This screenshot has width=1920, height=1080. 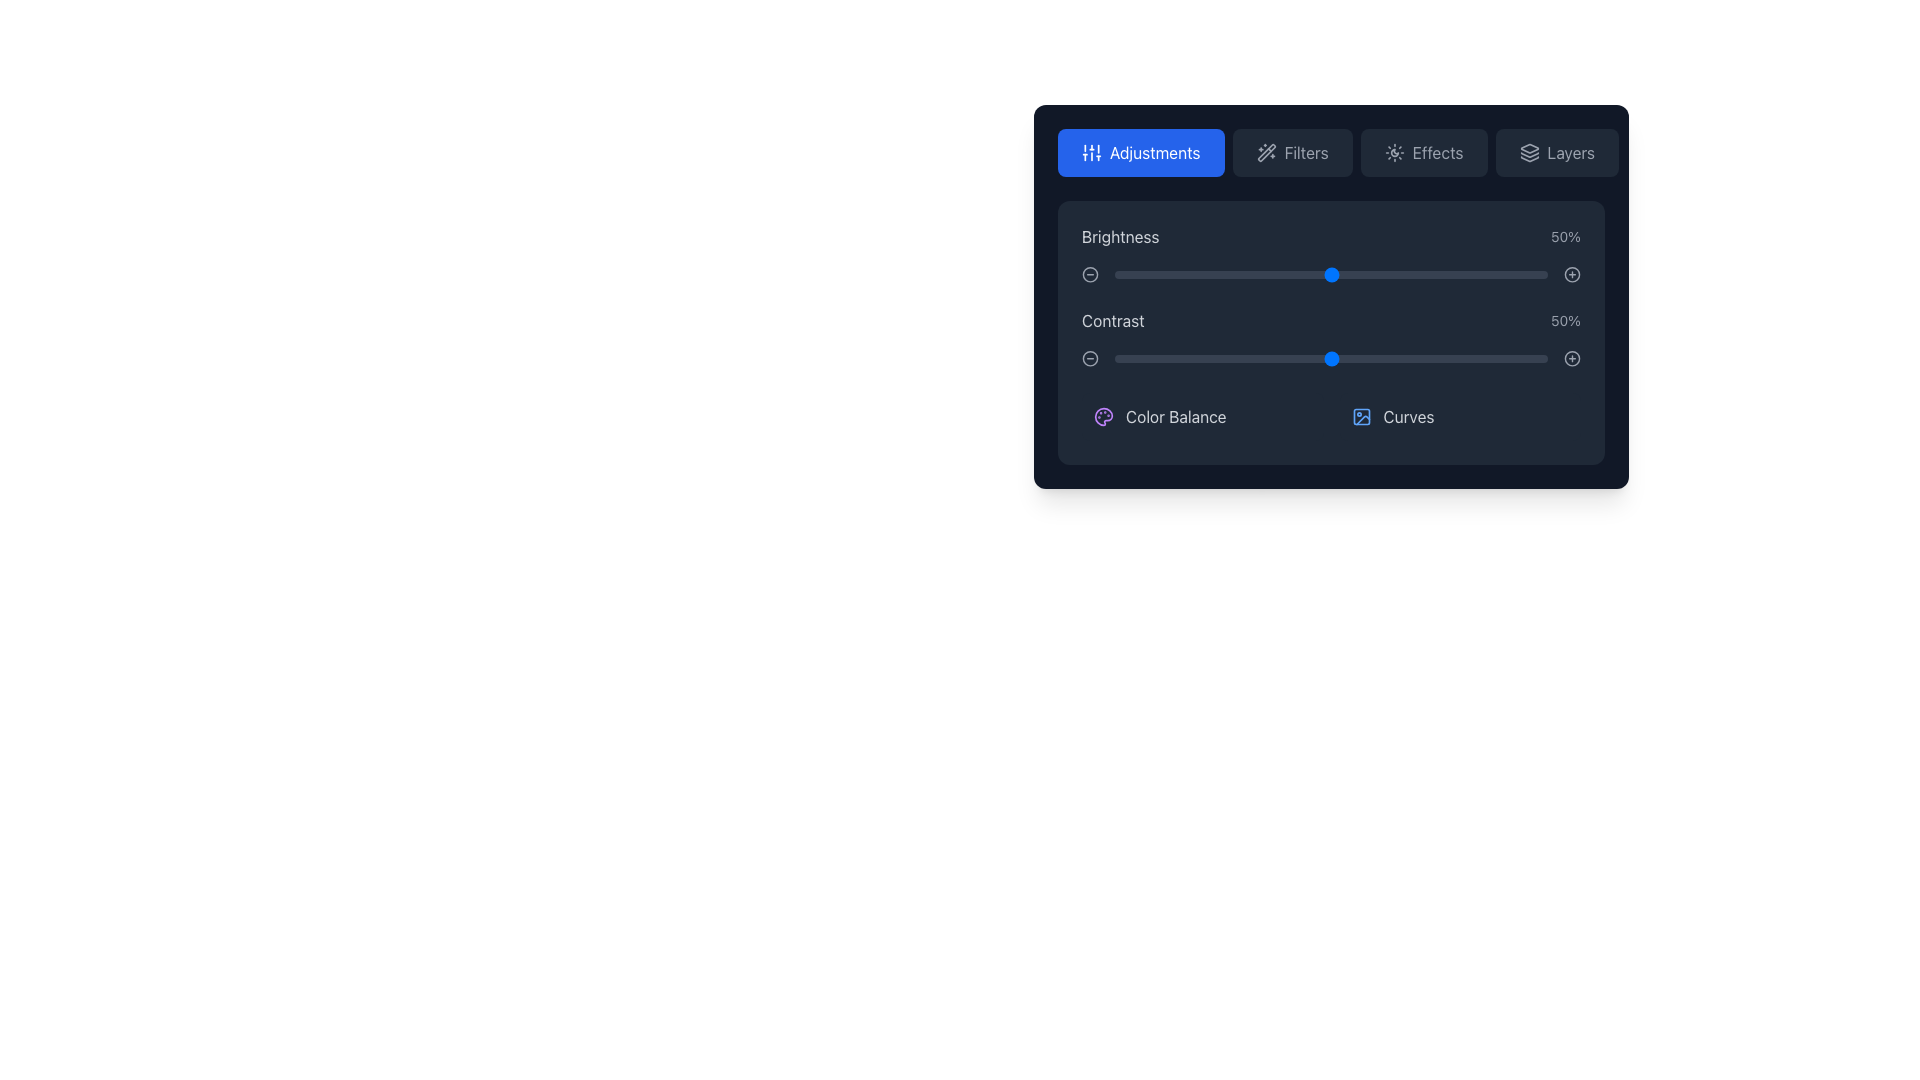 What do you see at coordinates (1469, 357) in the screenshot?
I see `the contrast level` at bounding box center [1469, 357].